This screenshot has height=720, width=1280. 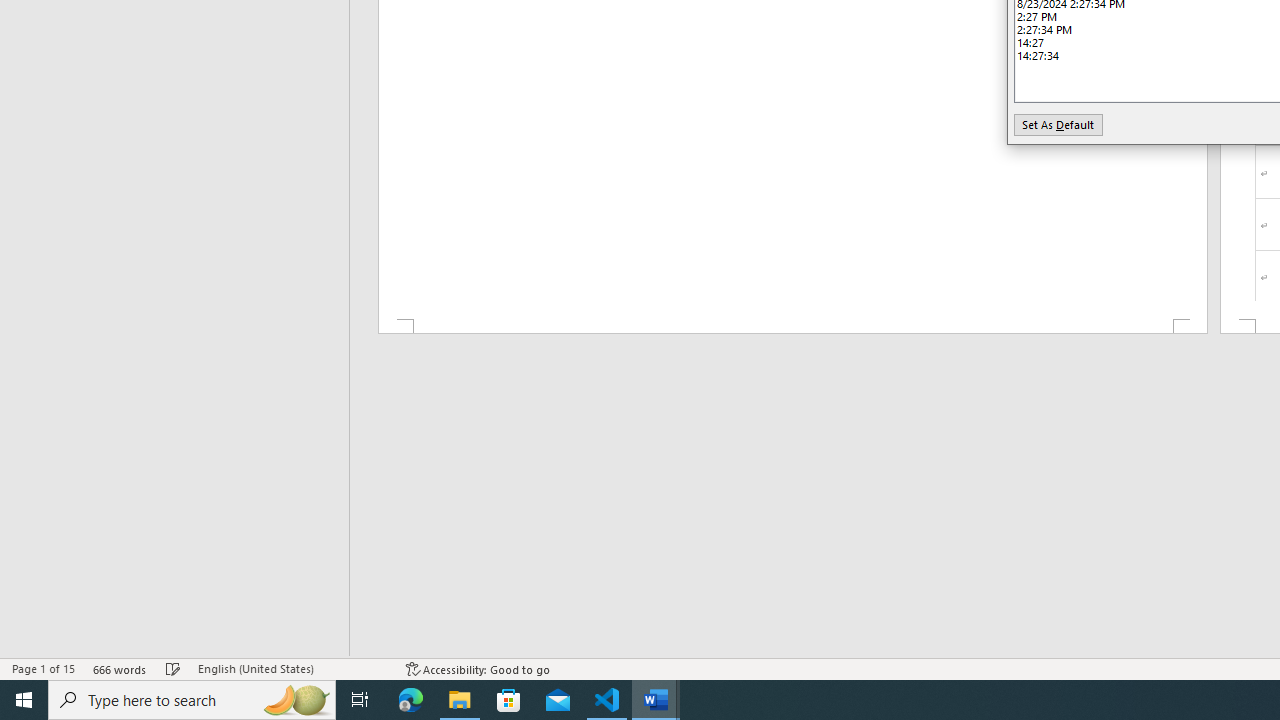 What do you see at coordinates (192, 698) in the screenshot?
I see `'Type here to search'` at bounding box center [192, 698].